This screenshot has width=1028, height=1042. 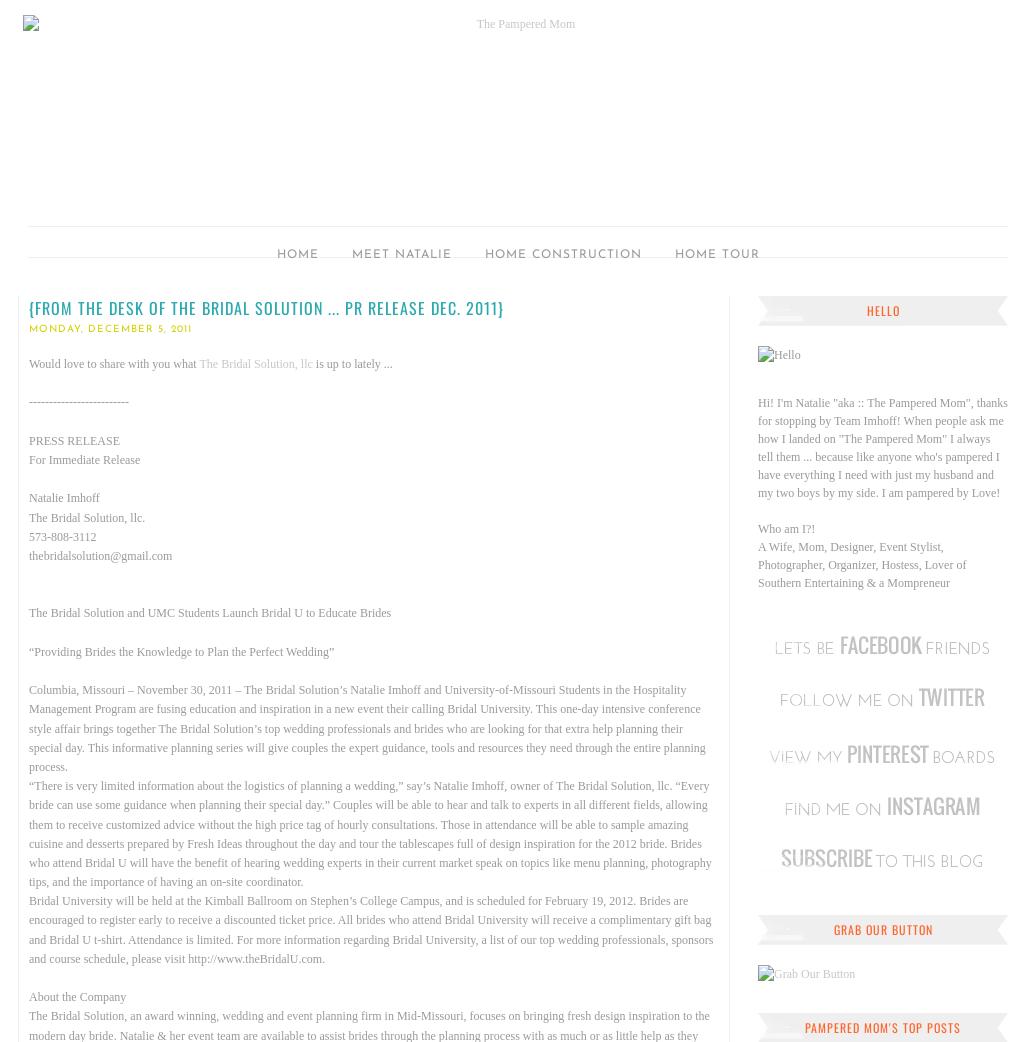 I want to click on 'Monday, December 5, 2011', so click(x=109, y=329).